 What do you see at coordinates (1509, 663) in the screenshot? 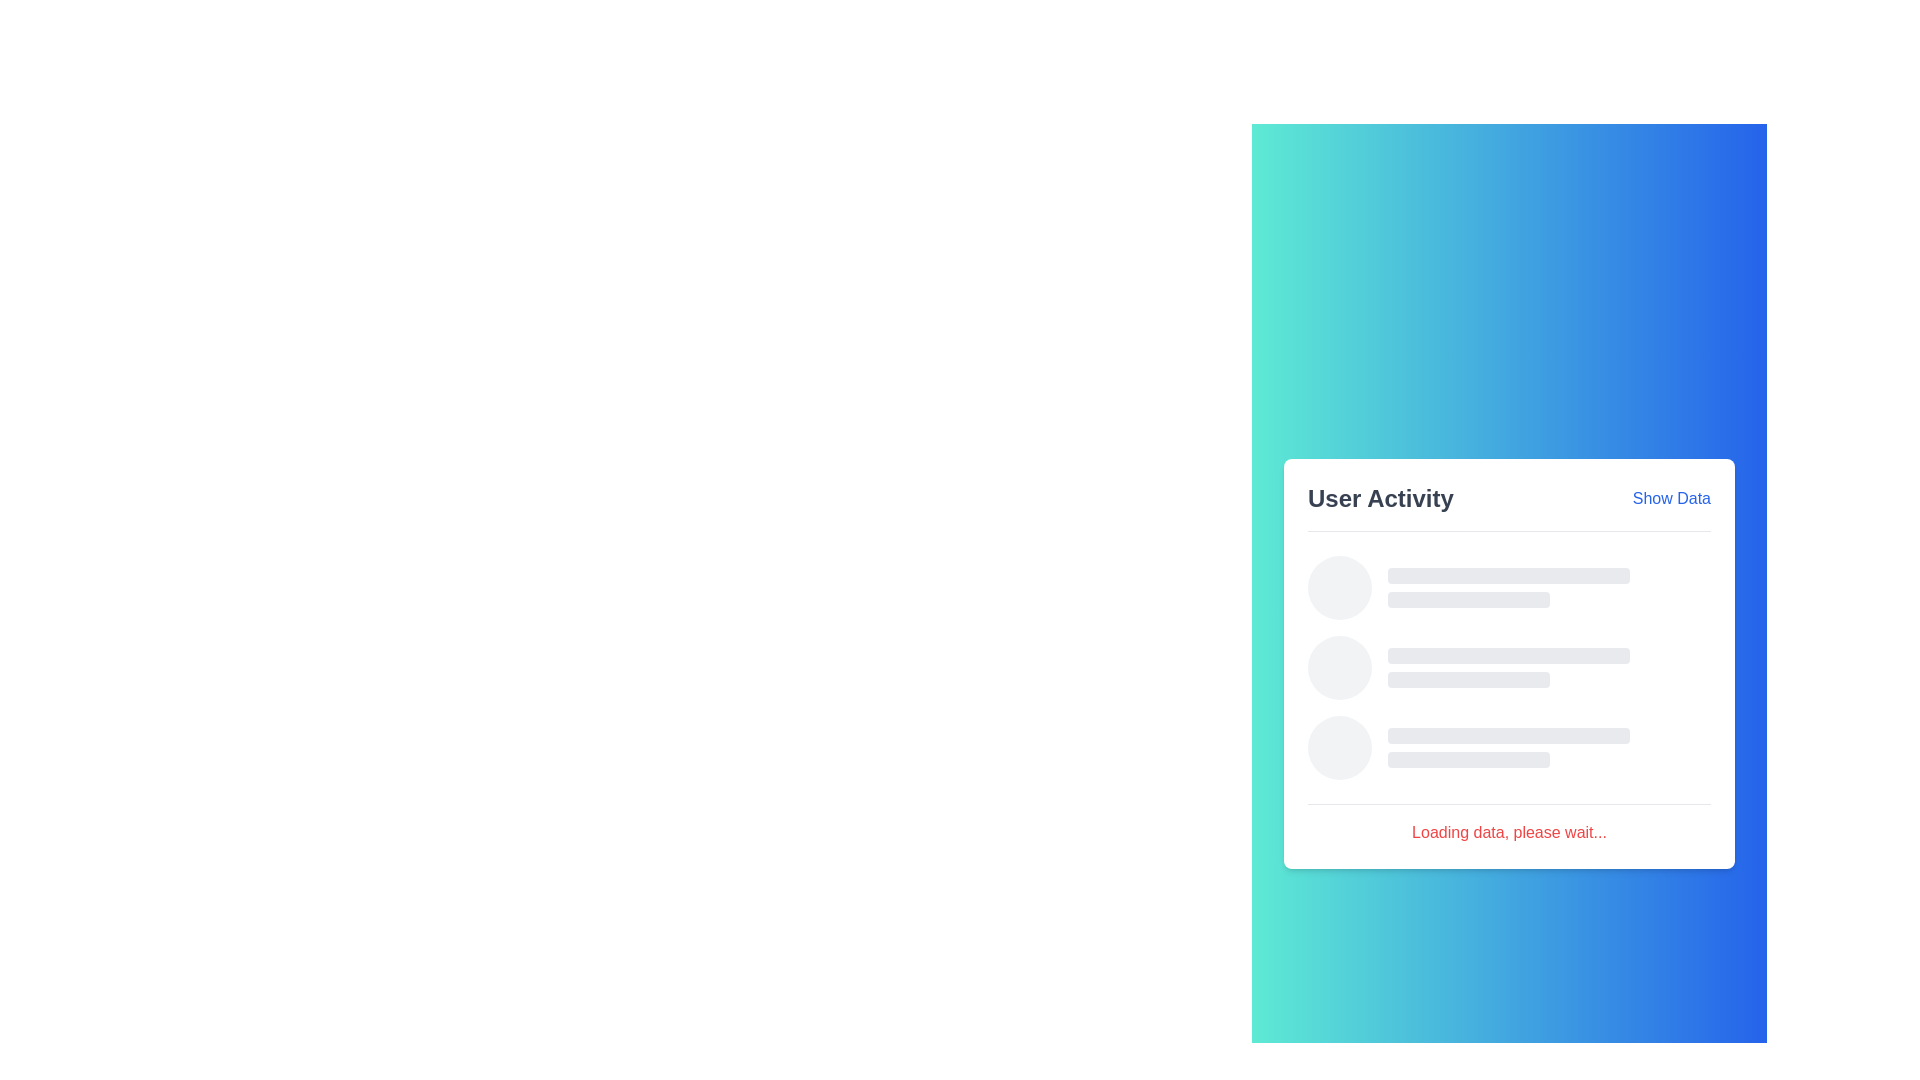
I see `data content or placeholders from the center item of the three rows in the 'User Activity' card that contains a white background and rounded corners` at bounding box center [1509, 663].